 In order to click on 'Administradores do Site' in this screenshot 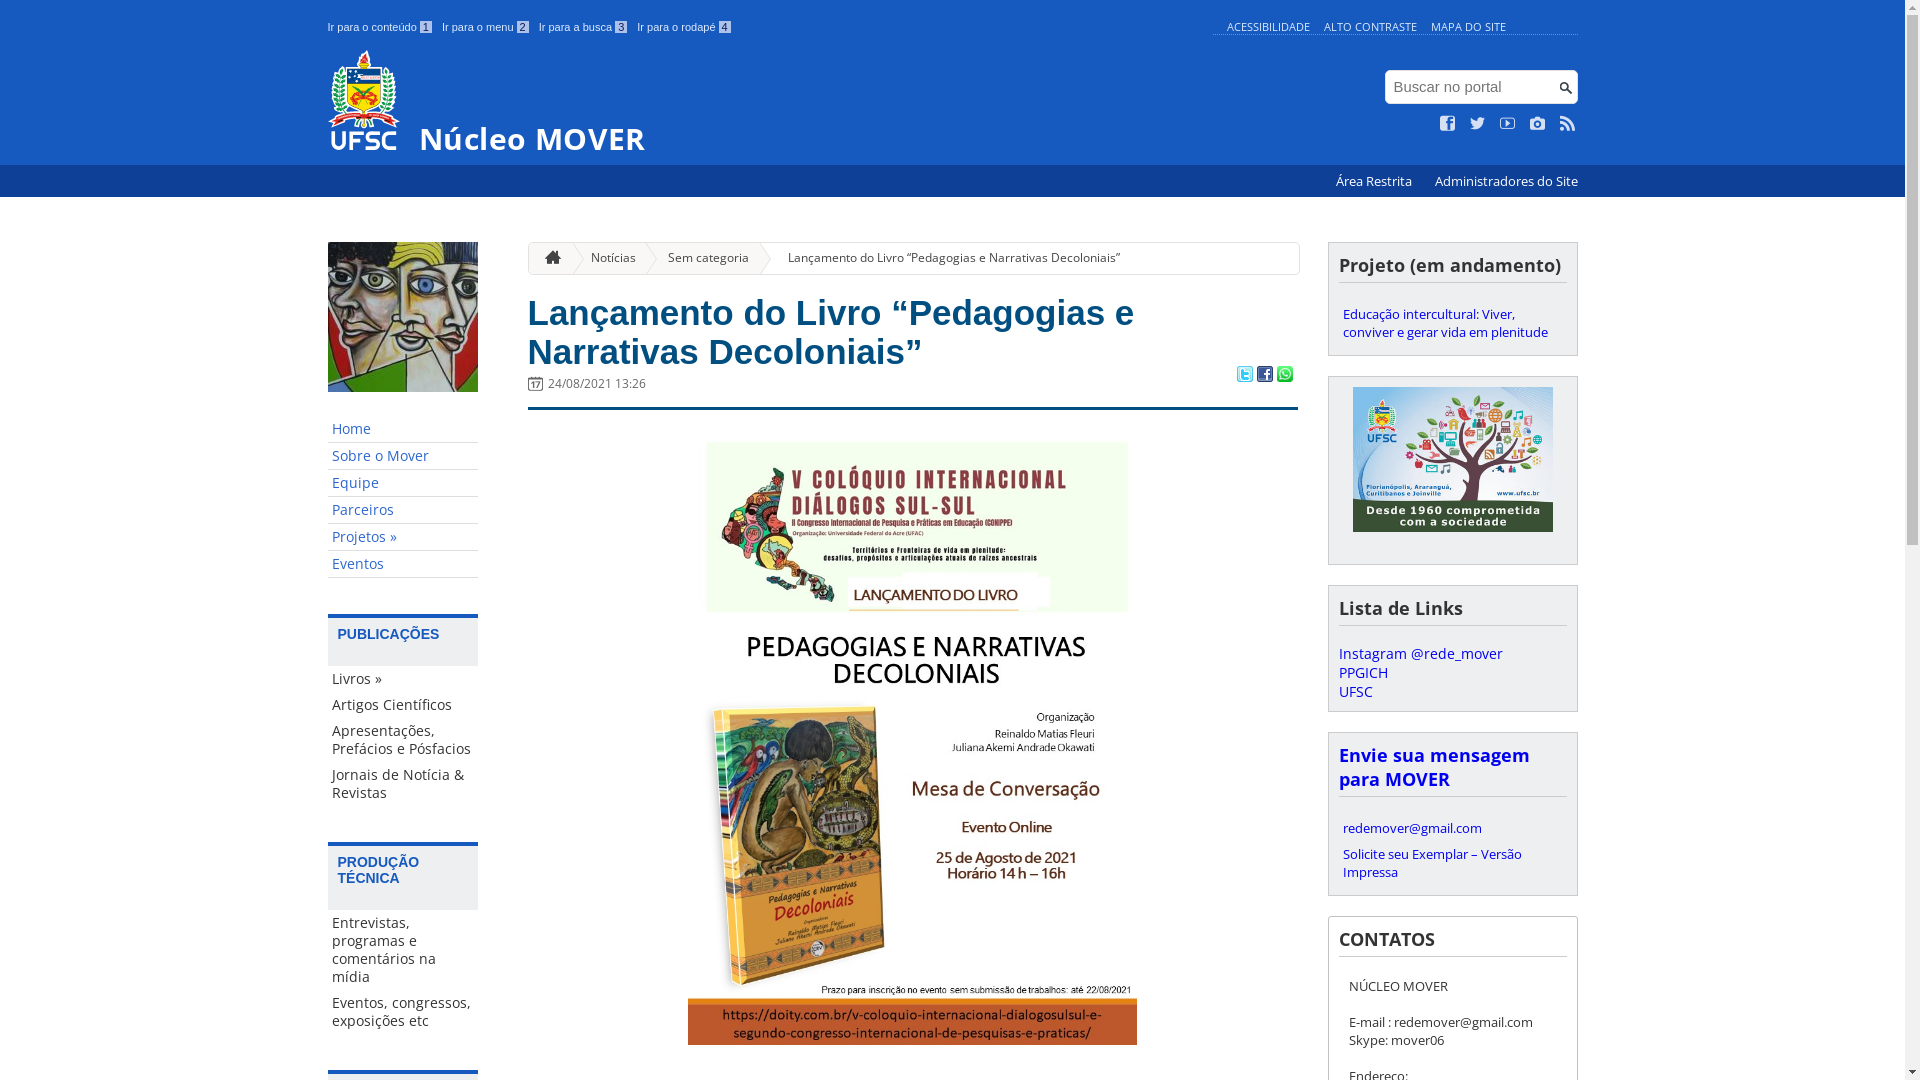, I will do `click(1505, 181)`.